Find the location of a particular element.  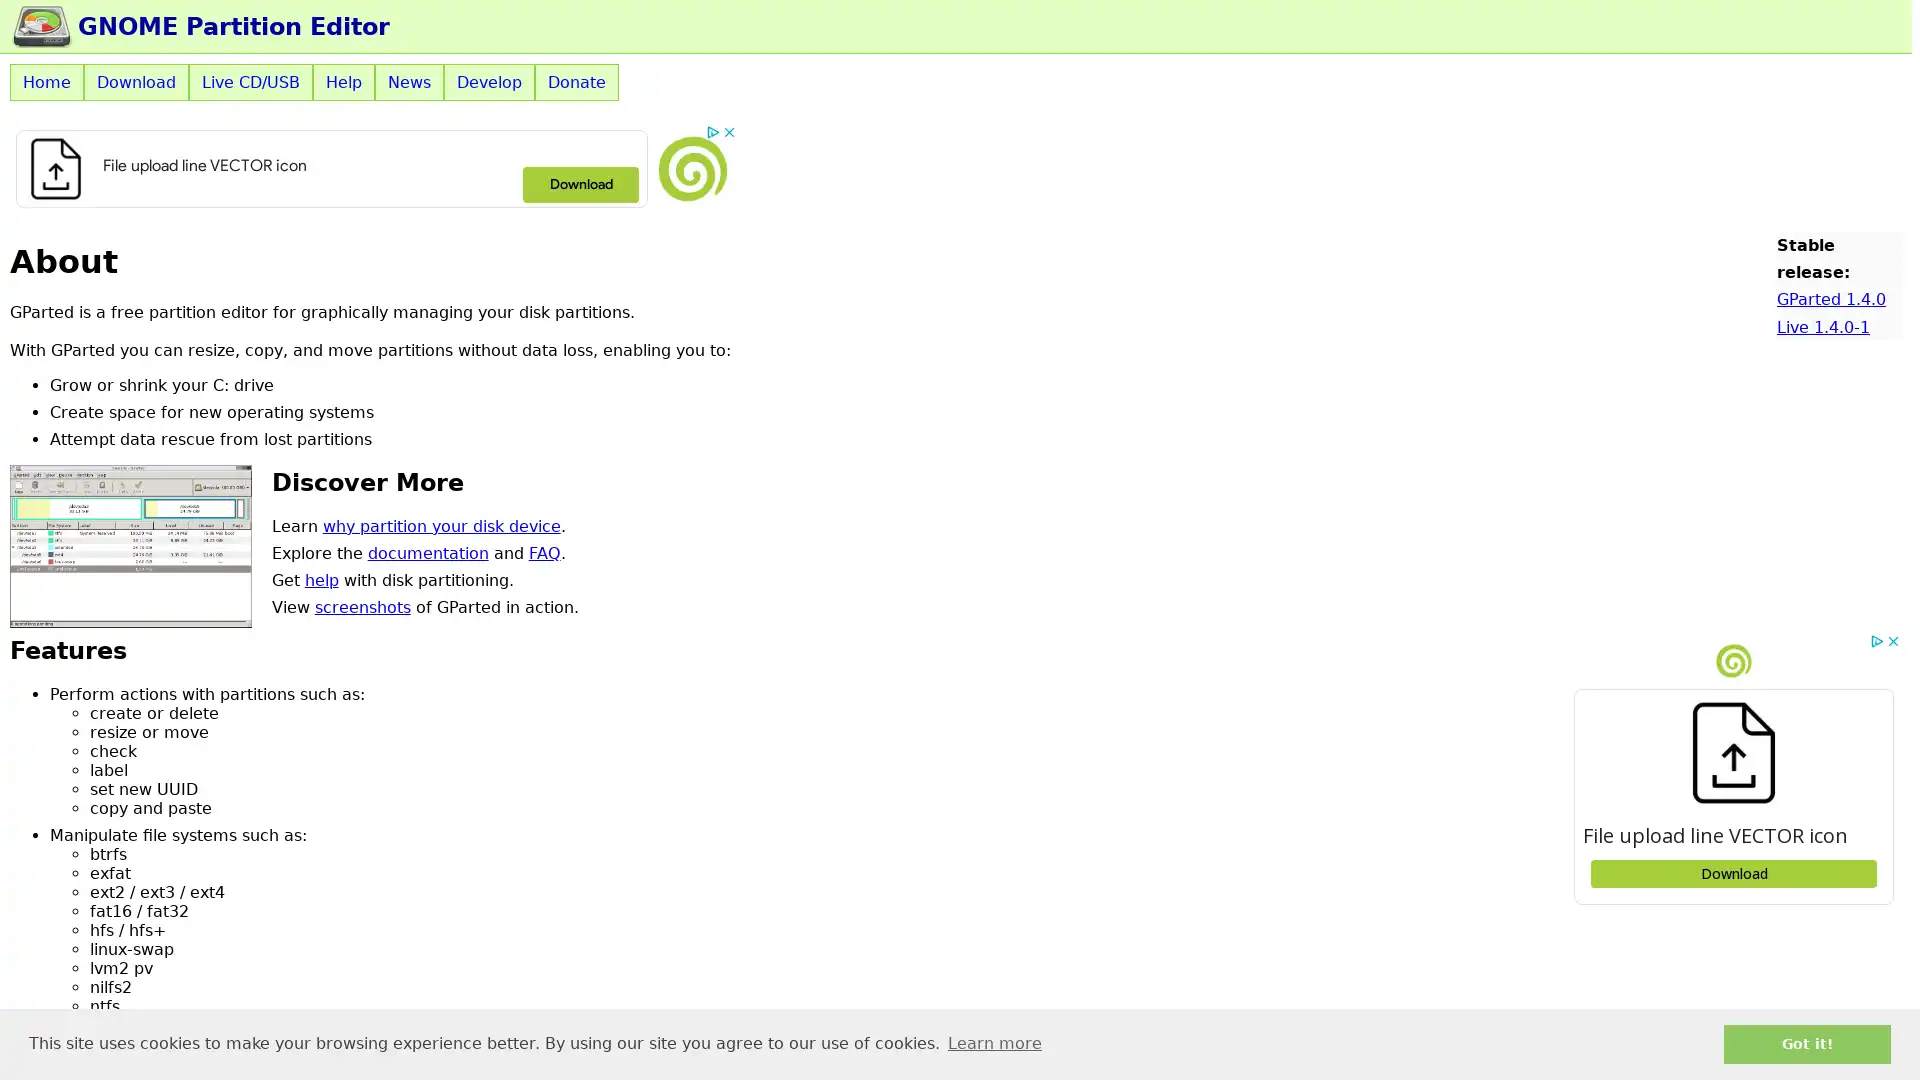

dismiss cookie message is located at coordinates (1807, 1043).